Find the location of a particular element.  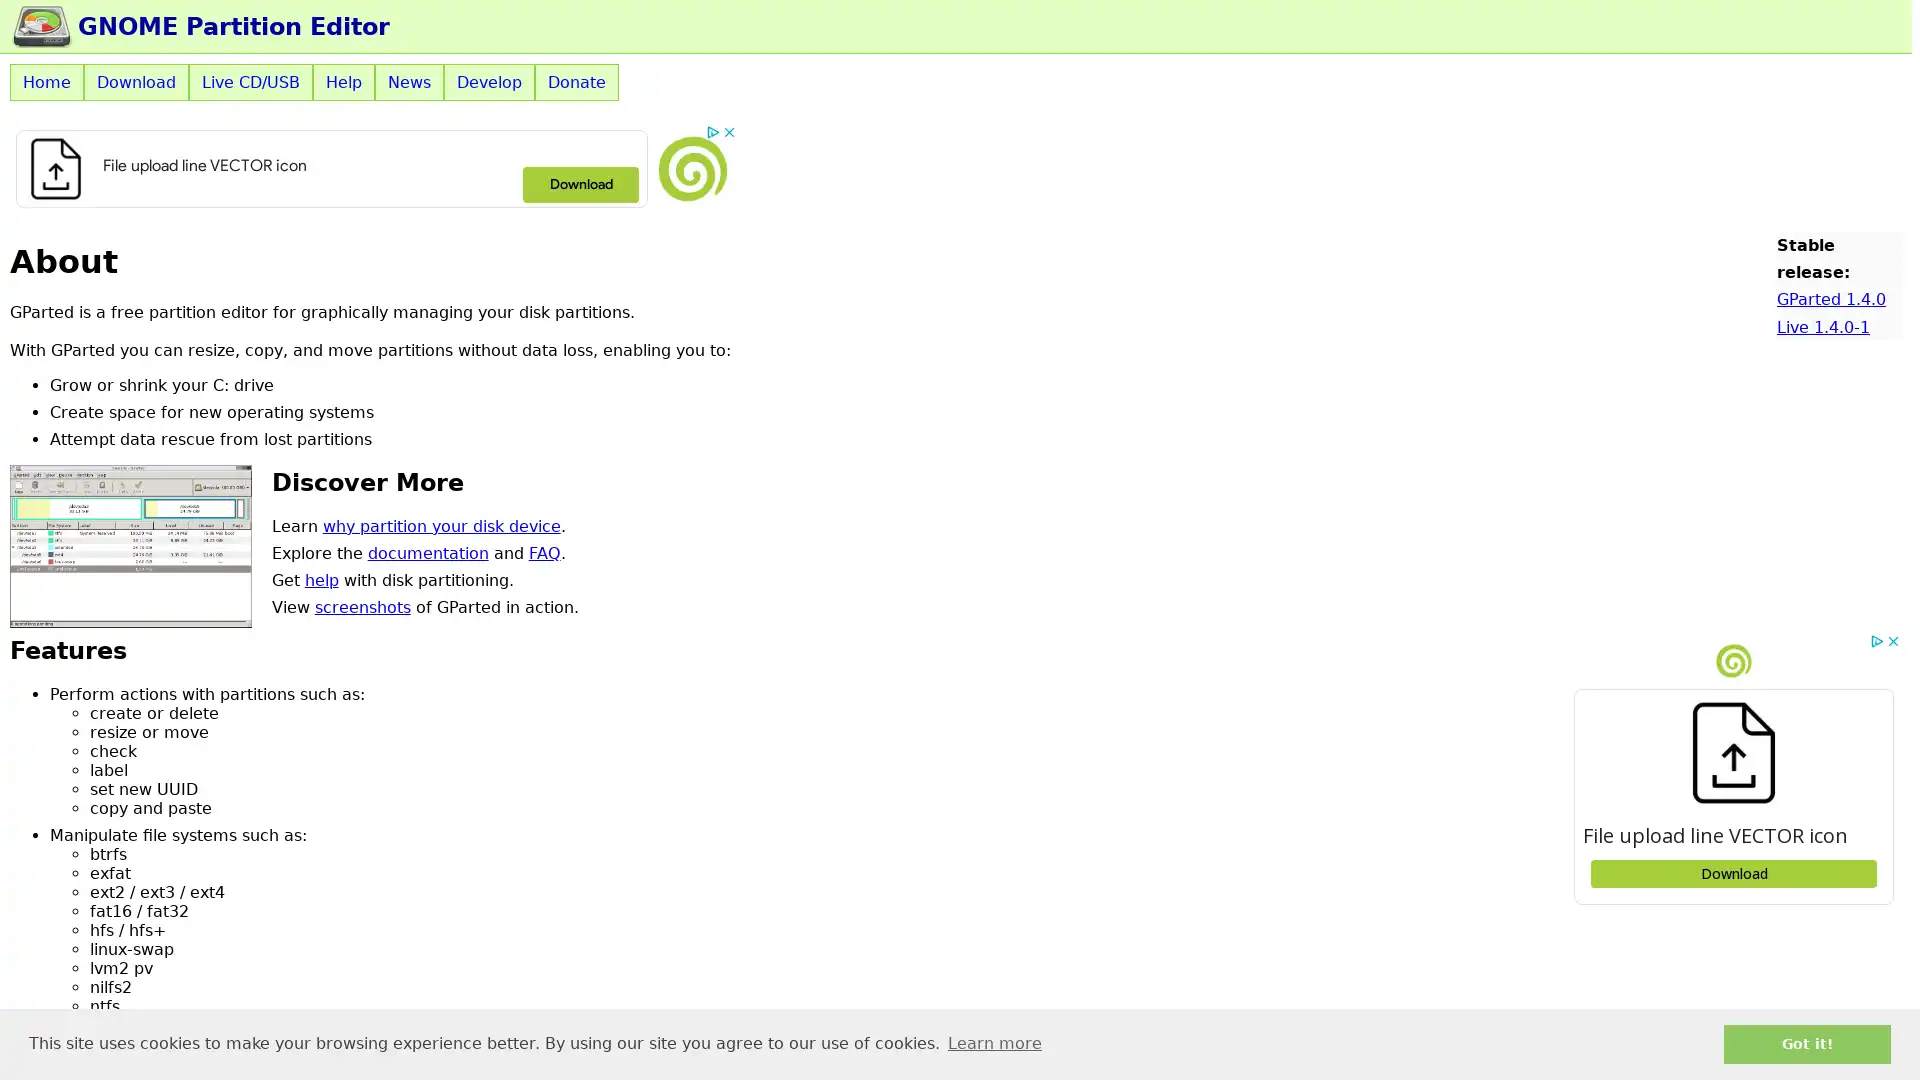

dismiss cookie message is located at coordinates (1807, 1043).